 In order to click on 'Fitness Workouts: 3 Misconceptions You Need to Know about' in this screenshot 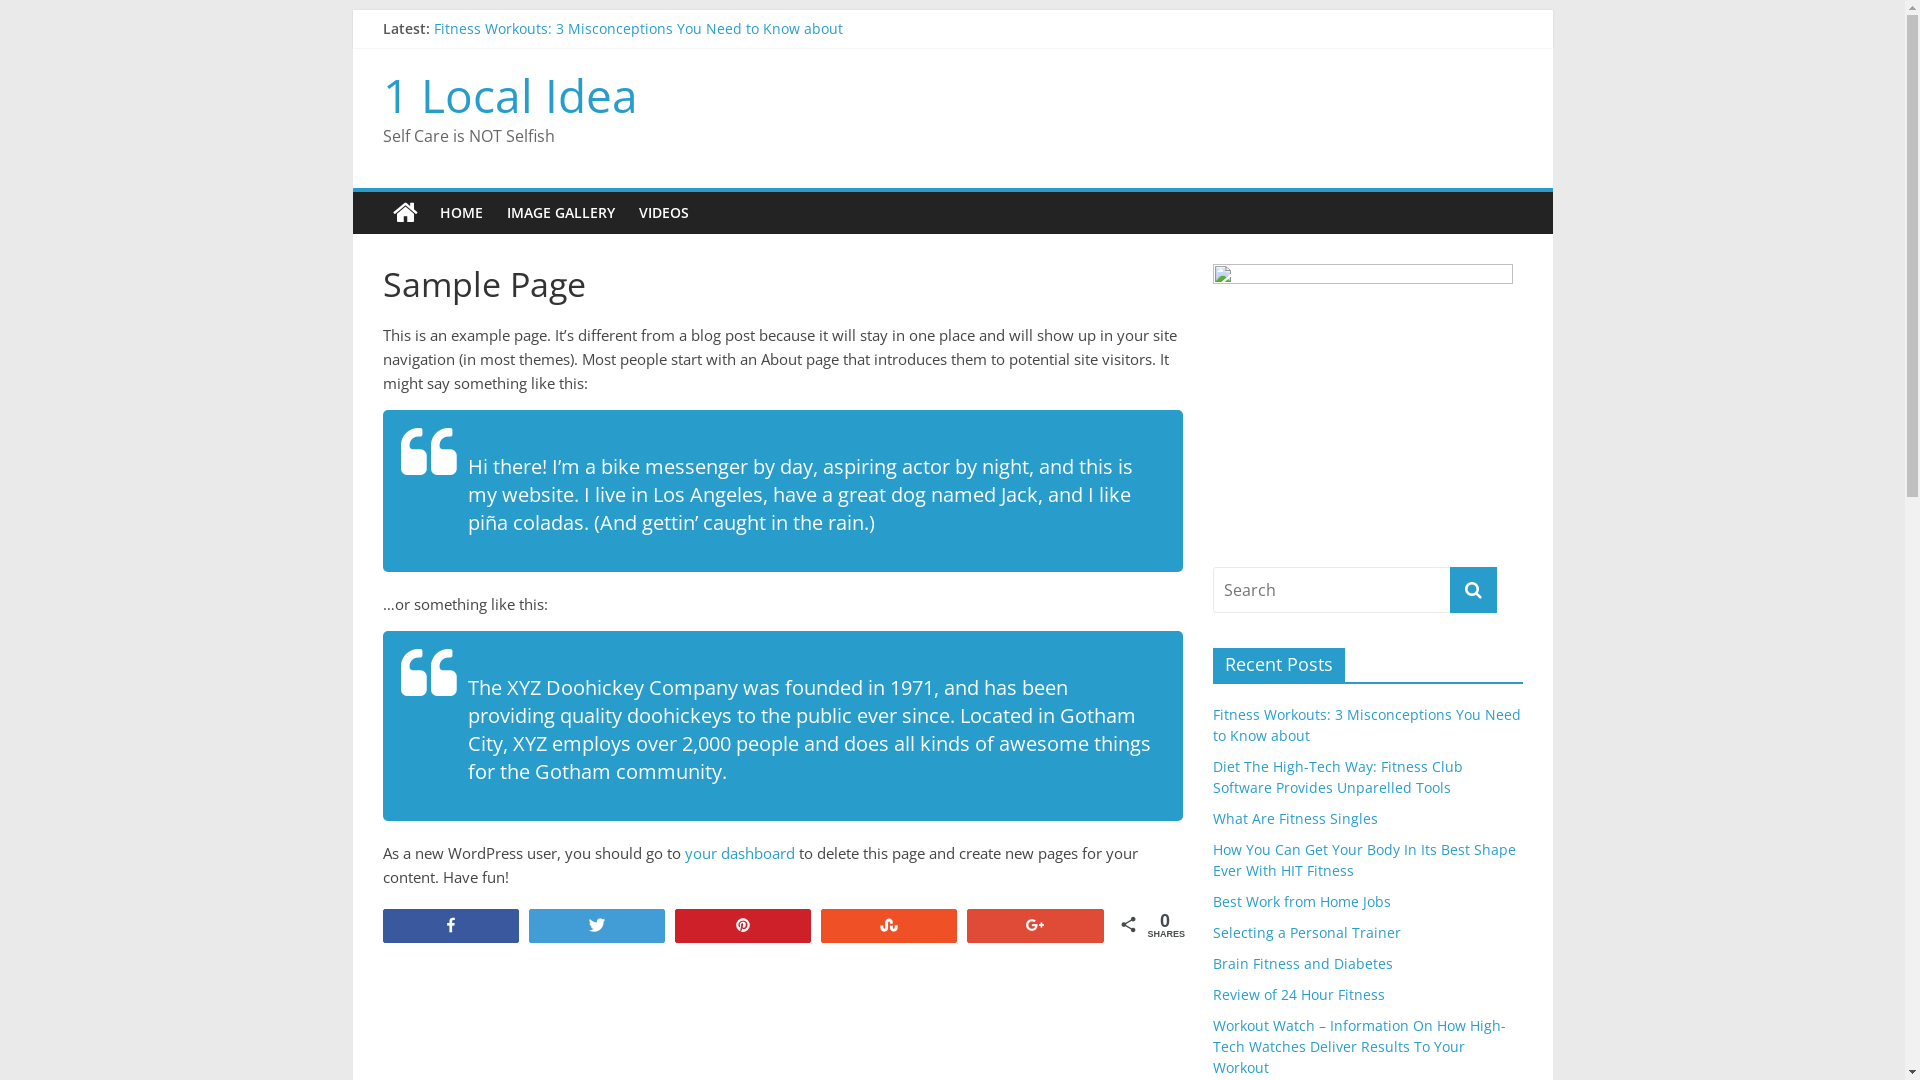, I will do `click(637, 28)`.